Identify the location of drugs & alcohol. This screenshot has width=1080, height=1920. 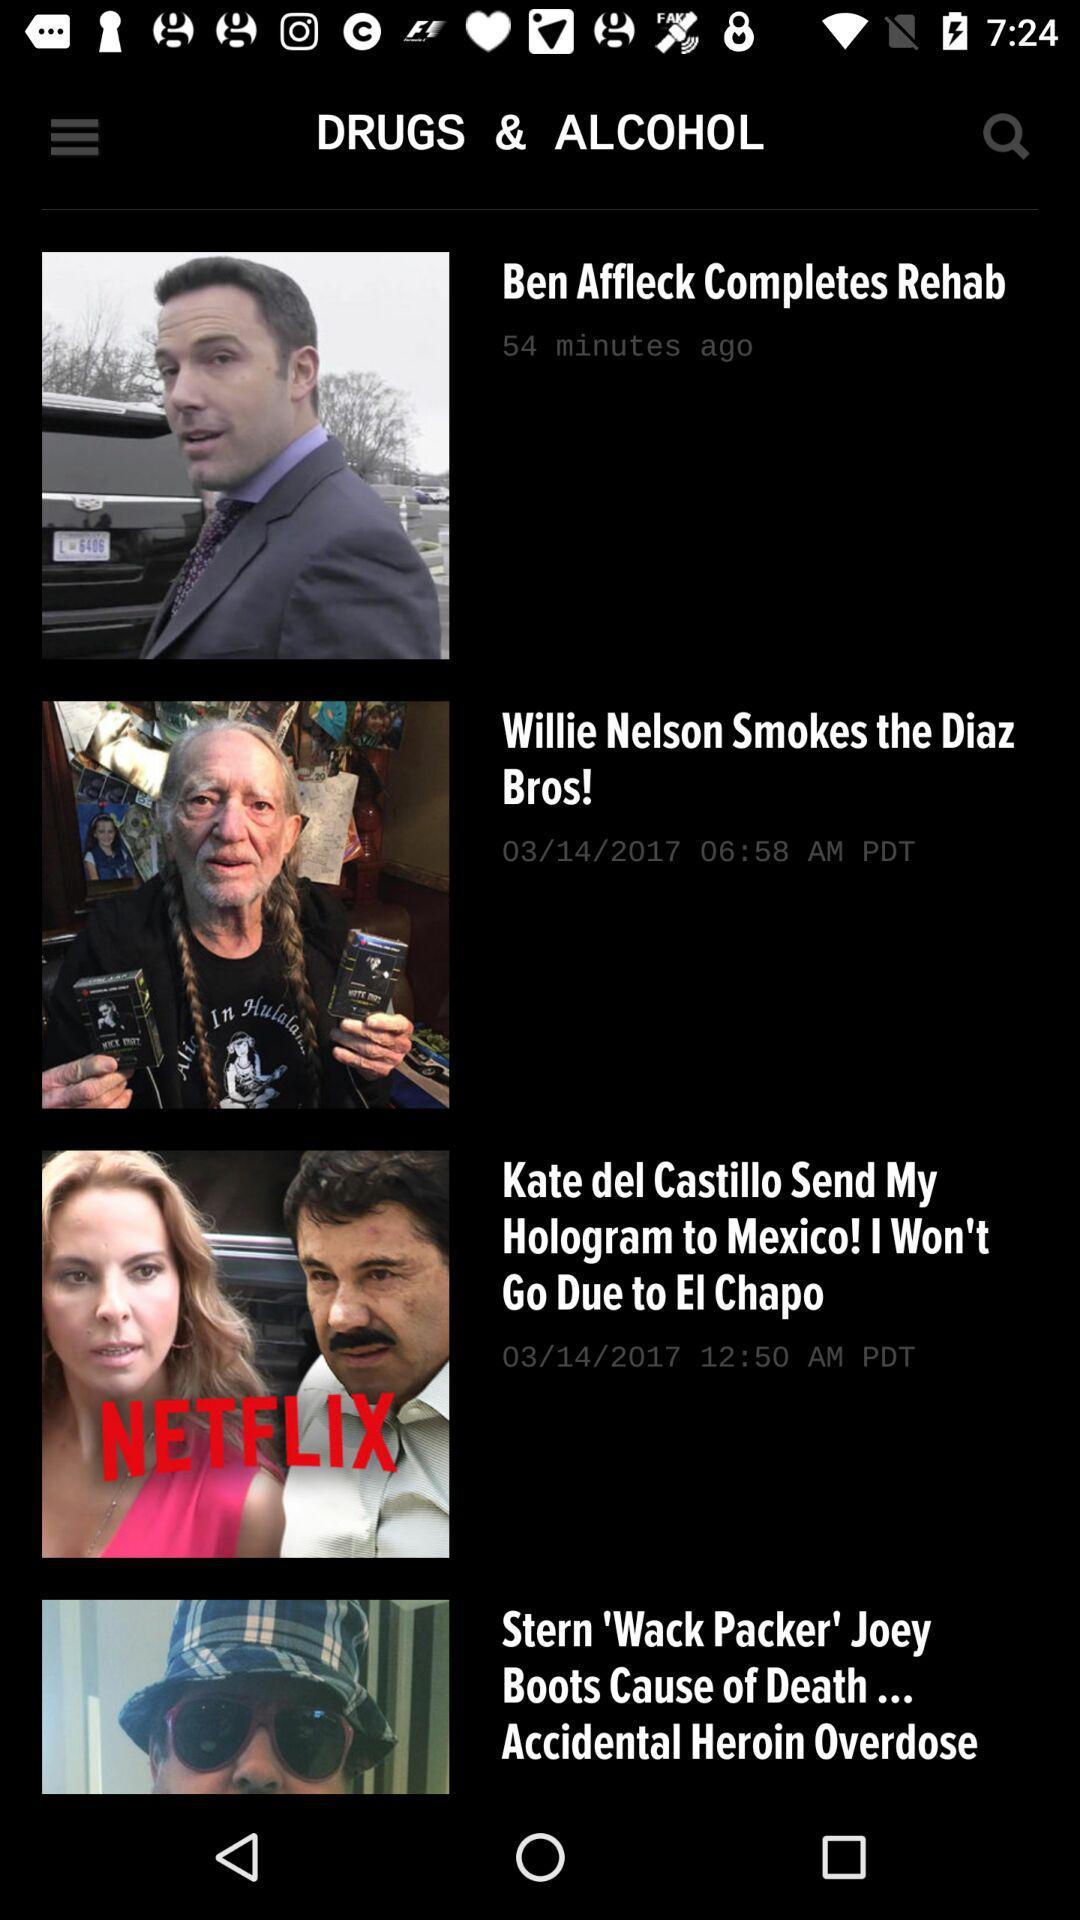
(540, 135).